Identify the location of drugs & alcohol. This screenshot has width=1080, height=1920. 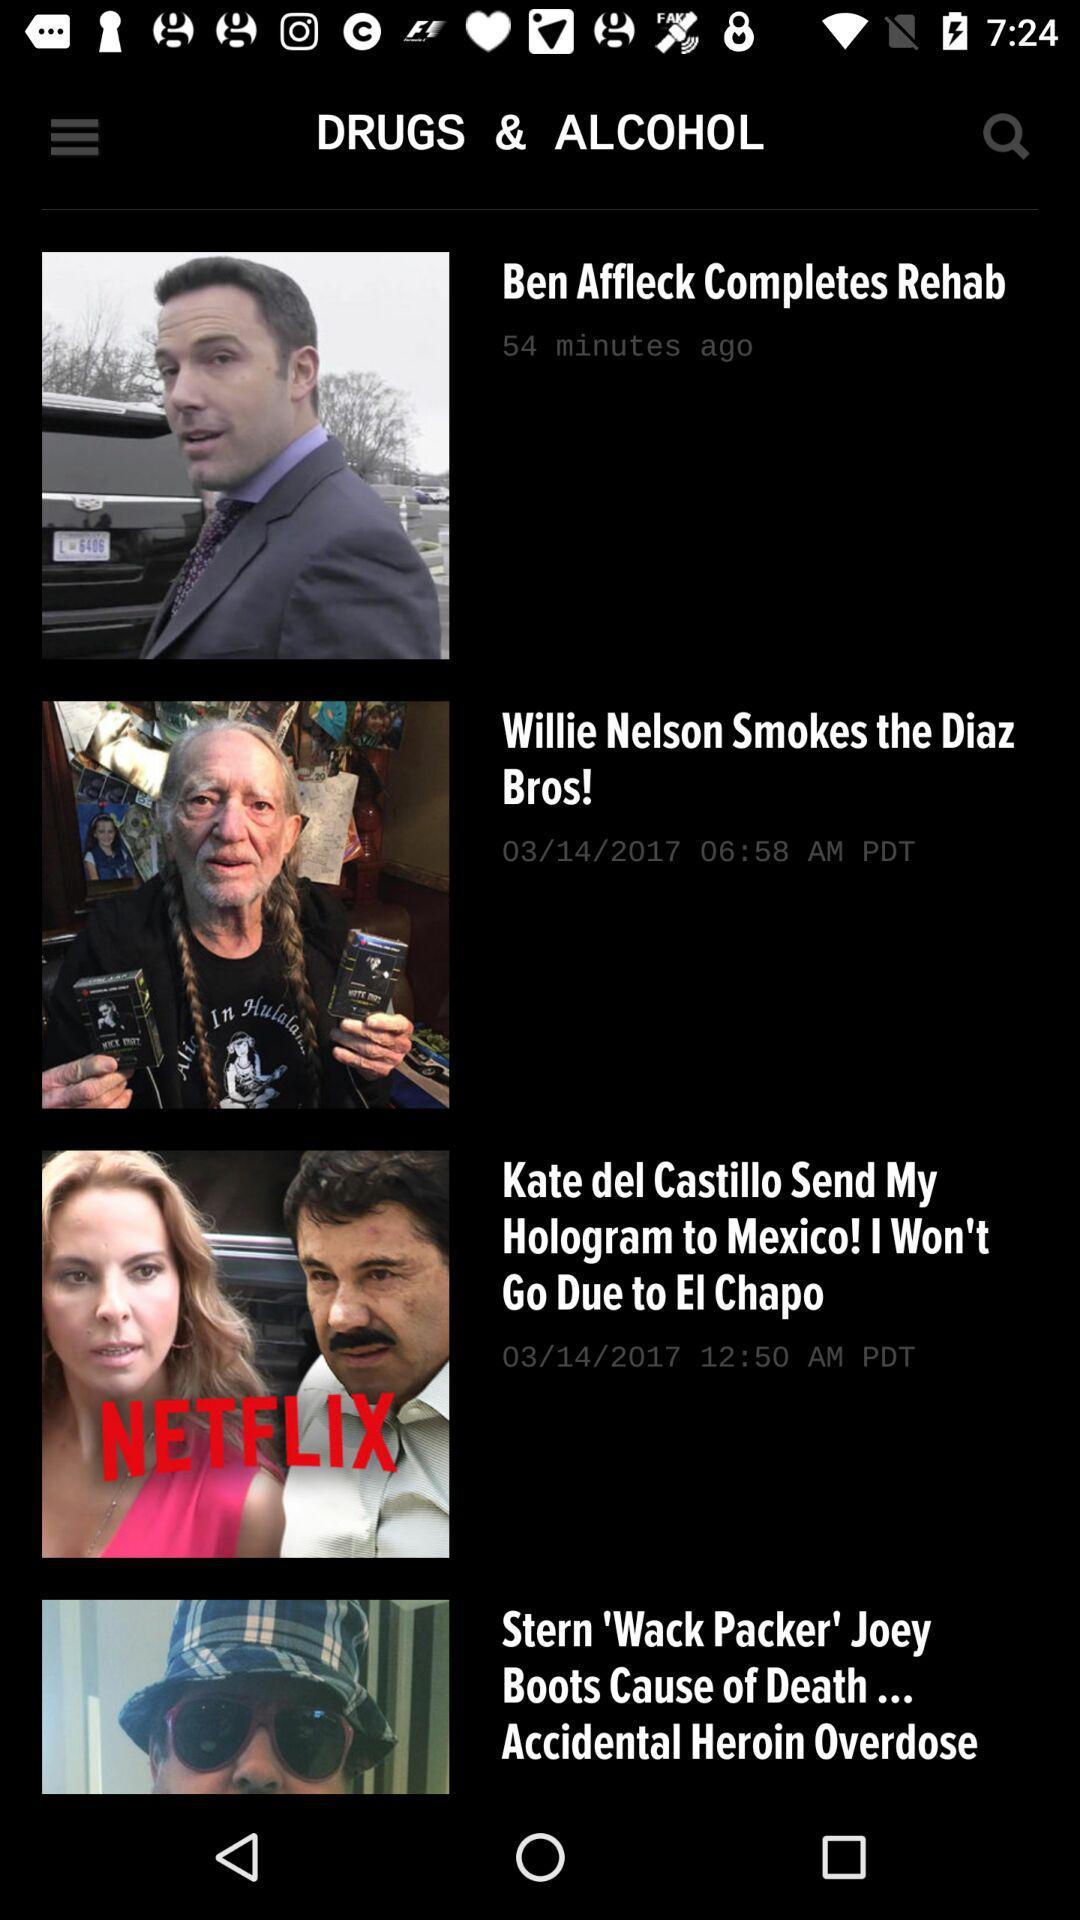
(540, 135).